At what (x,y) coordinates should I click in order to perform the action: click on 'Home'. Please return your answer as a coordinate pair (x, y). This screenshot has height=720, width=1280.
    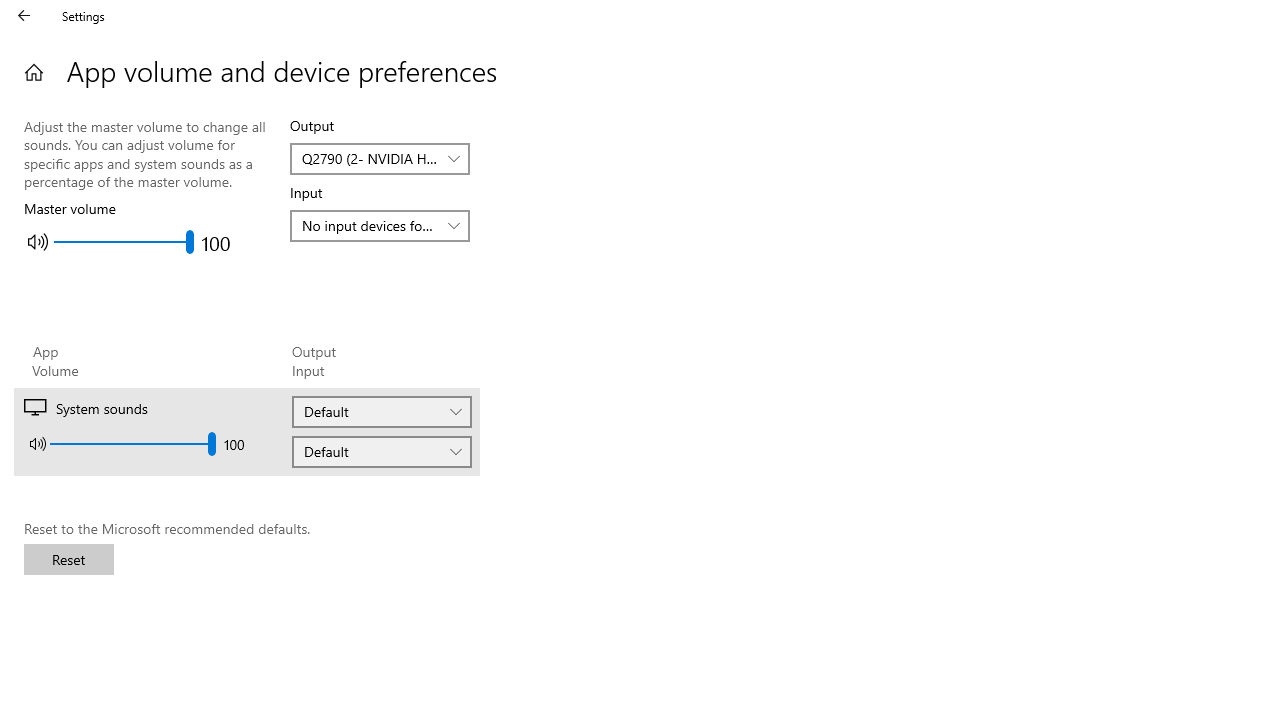
    Looking at the image, I should click on (33, 71).